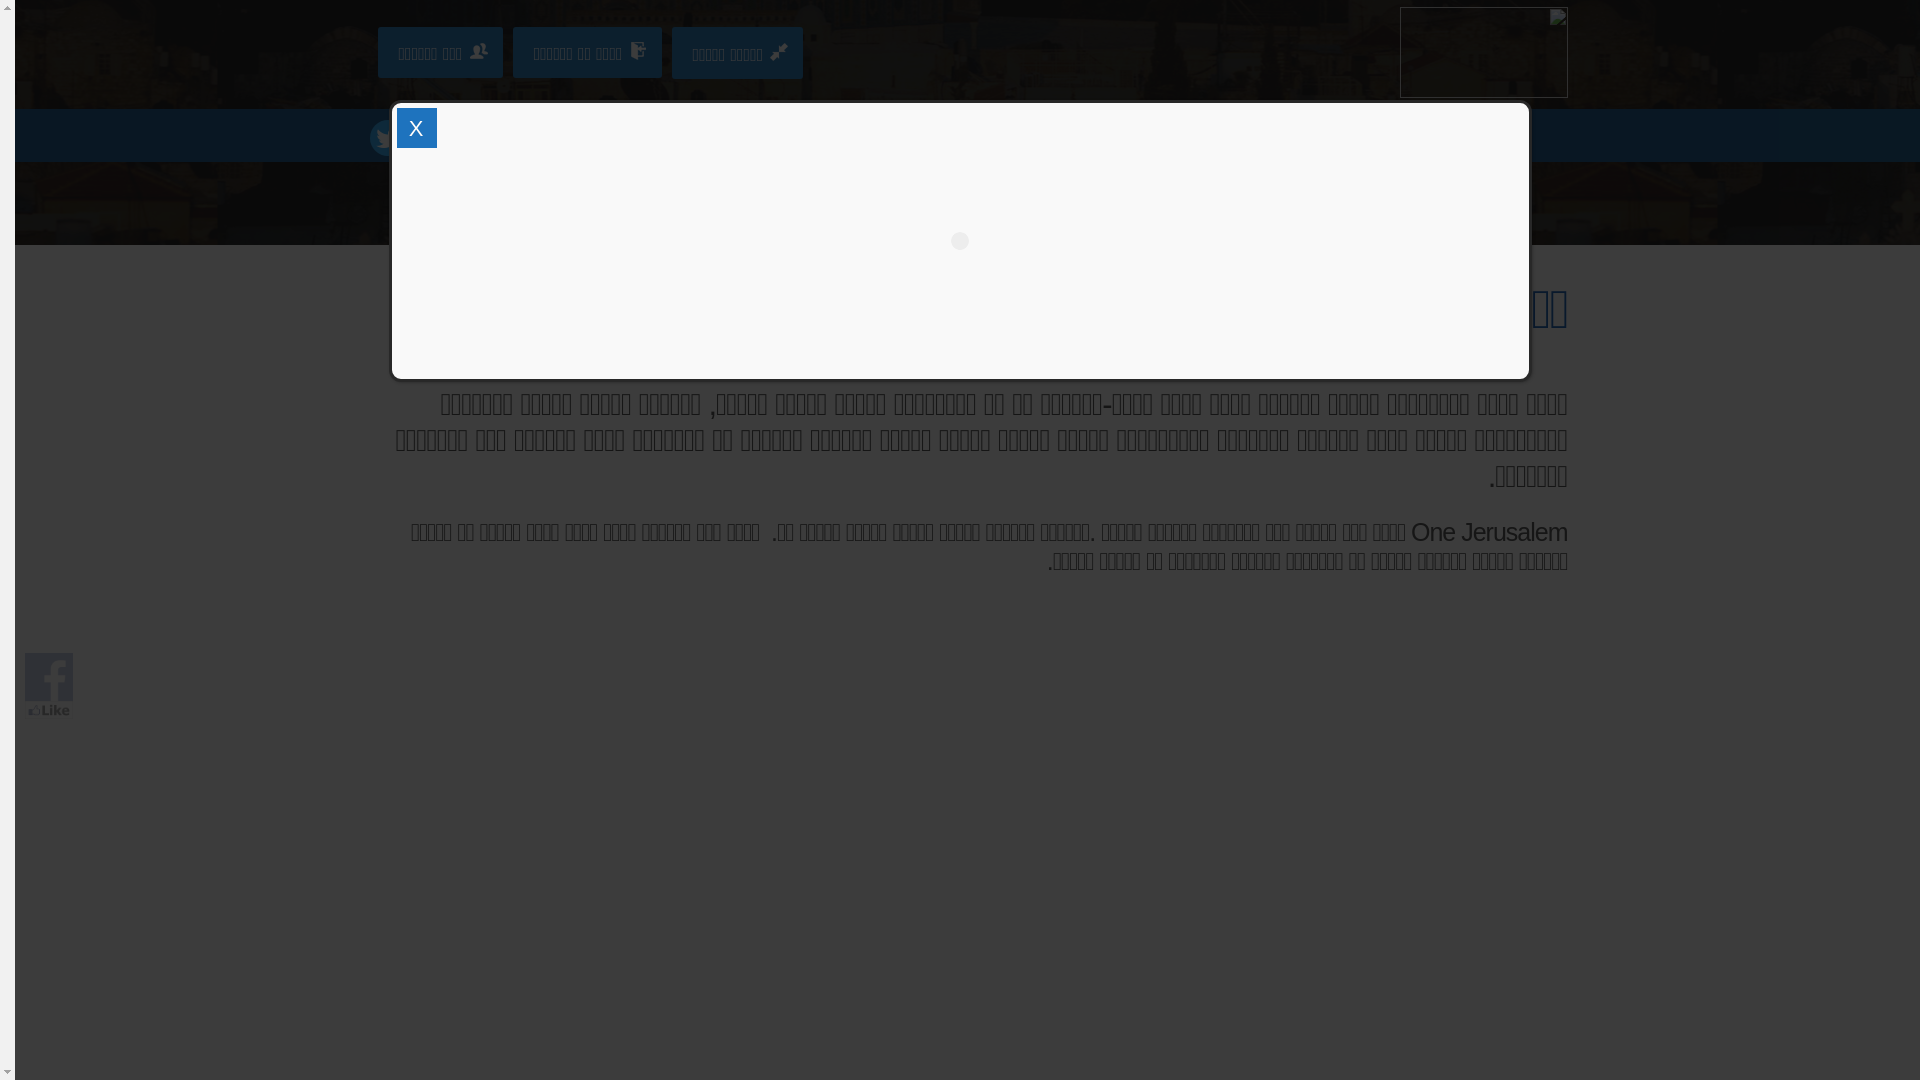  Describe the element at coordinates (48, 676) in the screenshot. I see `'Visit Our Facebook Page'` at that location.